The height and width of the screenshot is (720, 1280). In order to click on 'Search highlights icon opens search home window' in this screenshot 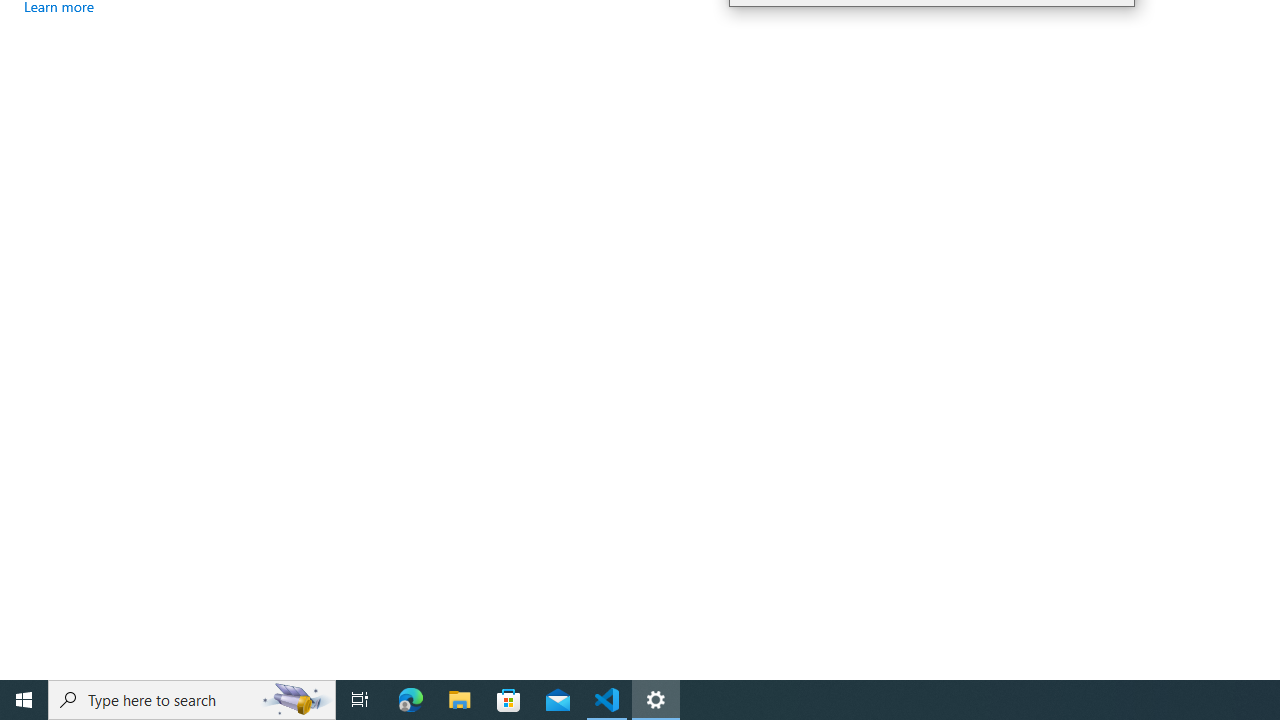, I will do `click(294, 698)`.